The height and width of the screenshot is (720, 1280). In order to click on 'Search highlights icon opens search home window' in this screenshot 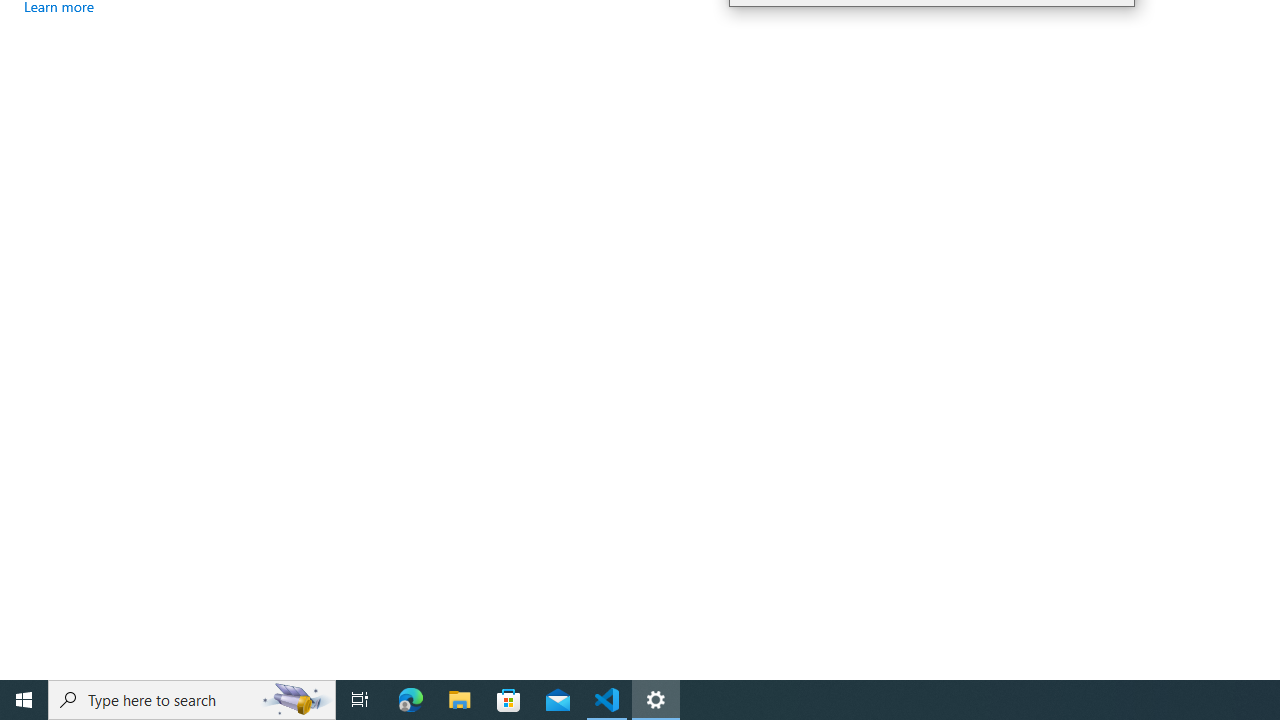, I will do `click(294, 698)`.